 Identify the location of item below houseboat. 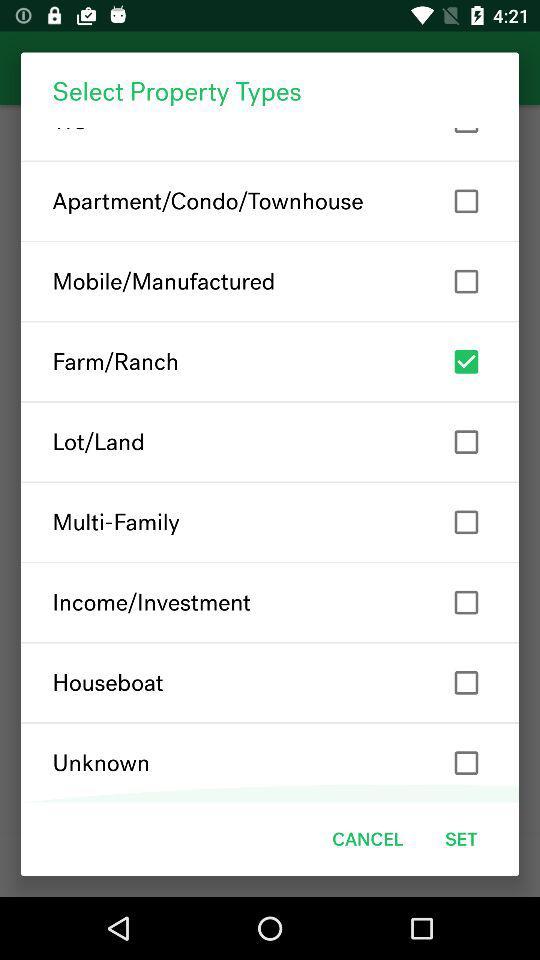
(270, 762).